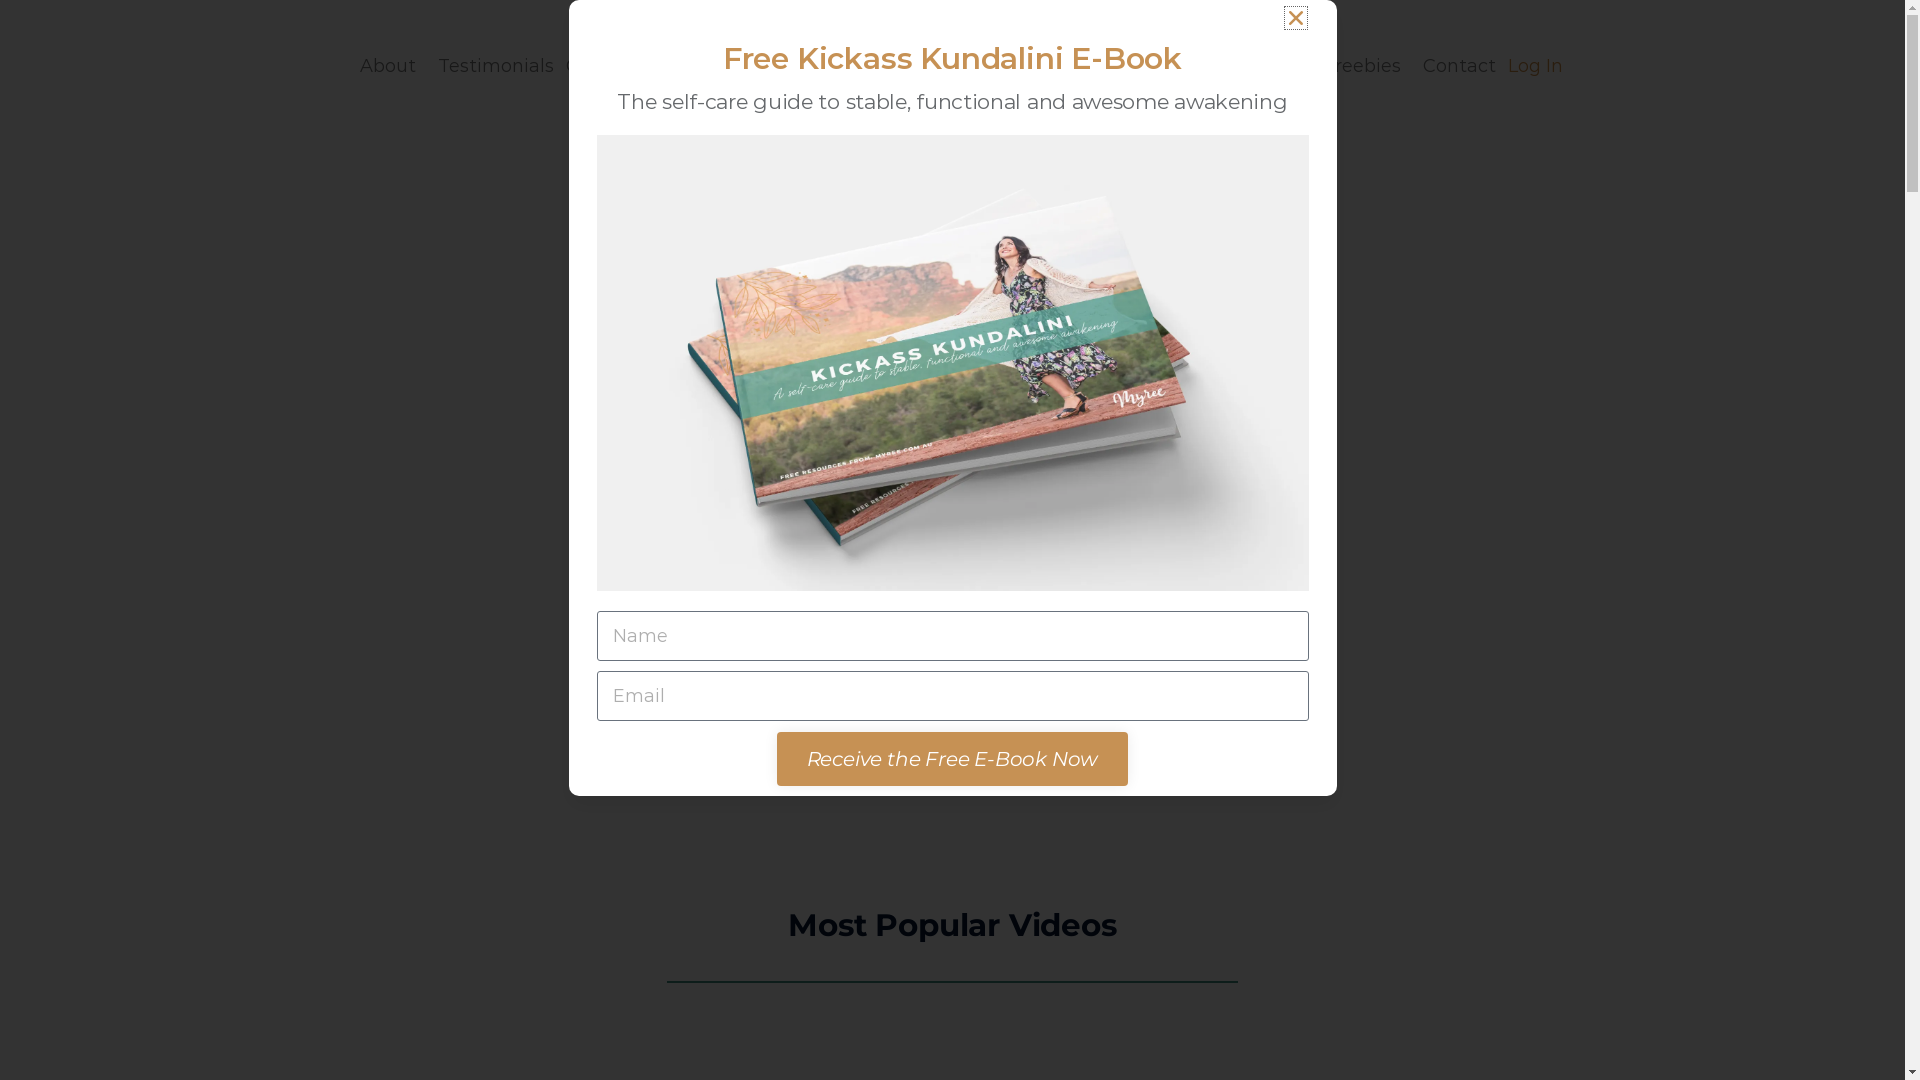 Image resolution: width=1920 pixels, height=1080 pixels. I want to click on 'Courses', so click(710, 64).